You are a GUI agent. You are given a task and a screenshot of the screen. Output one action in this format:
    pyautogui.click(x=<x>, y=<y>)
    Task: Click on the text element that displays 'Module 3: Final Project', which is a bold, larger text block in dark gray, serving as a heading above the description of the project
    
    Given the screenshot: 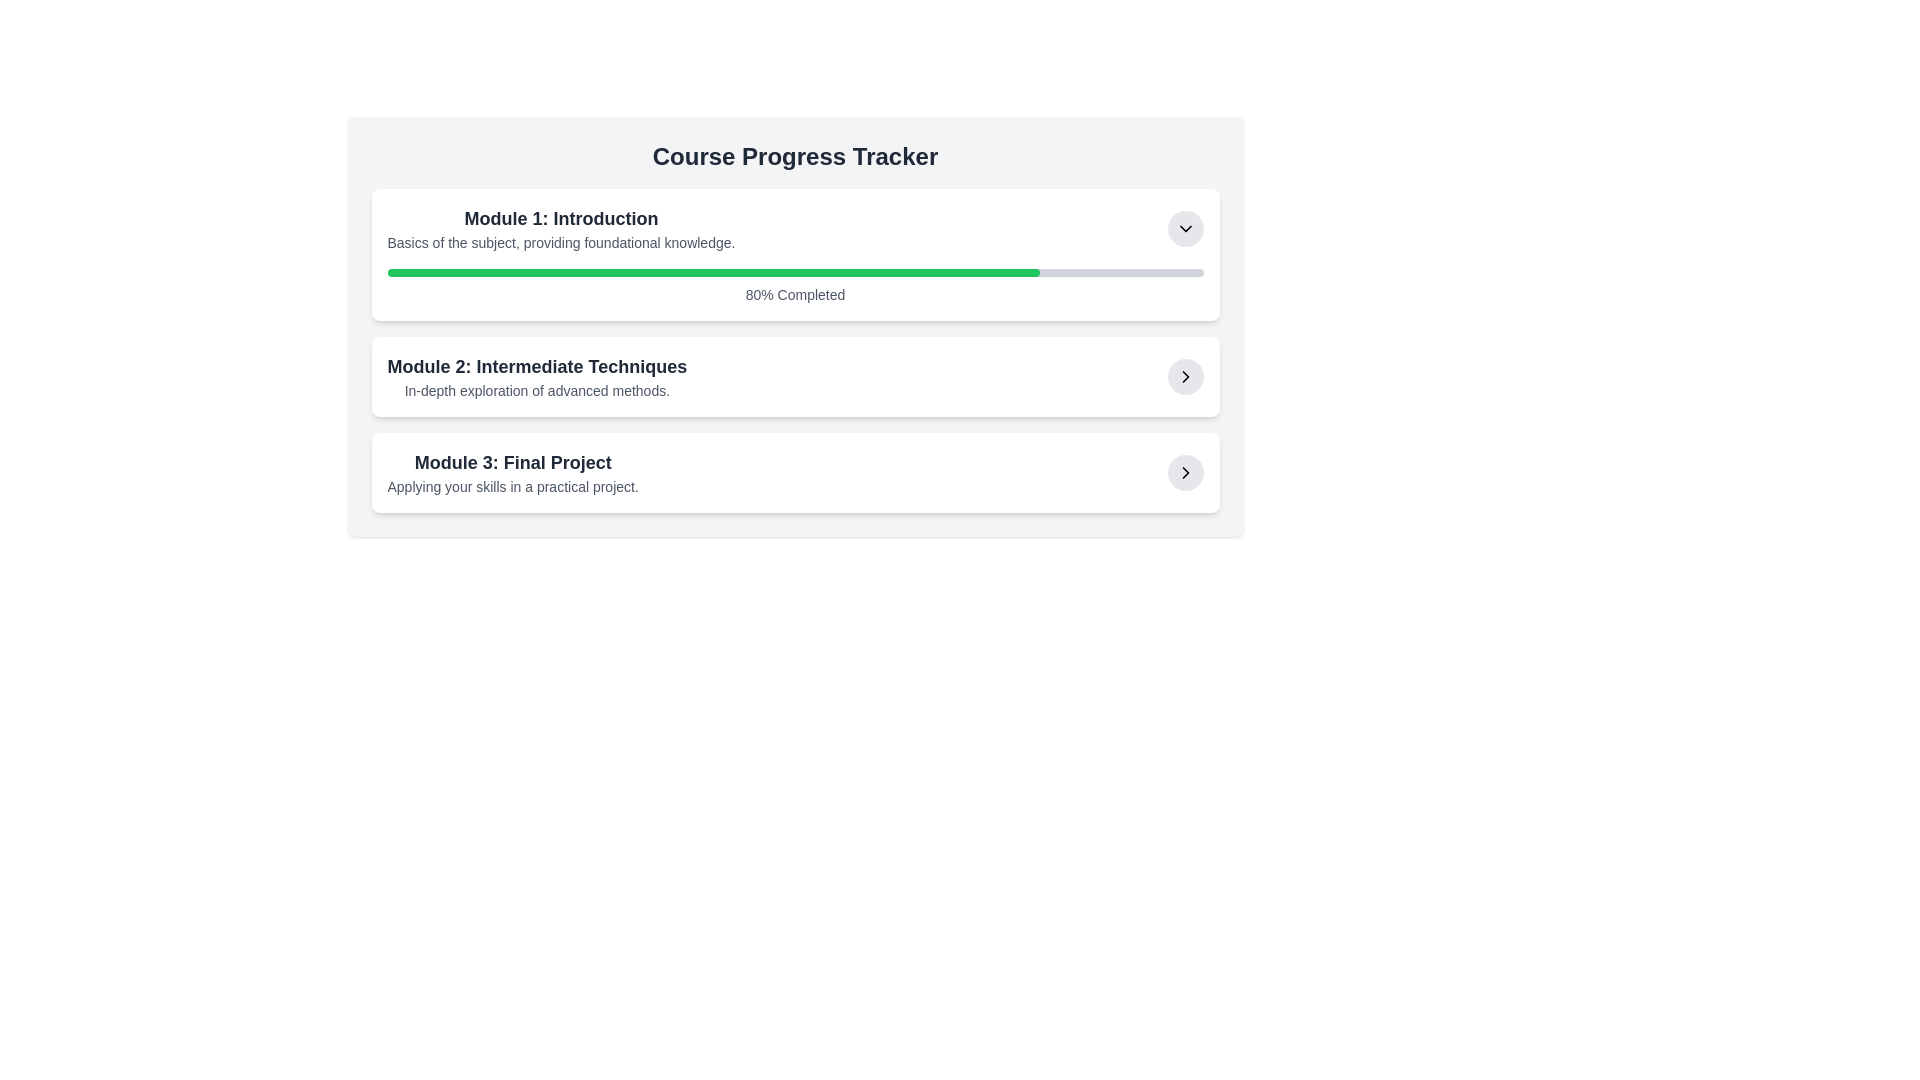 What is the action you would take?
    pyautogui.click(x=513, y=462)
    